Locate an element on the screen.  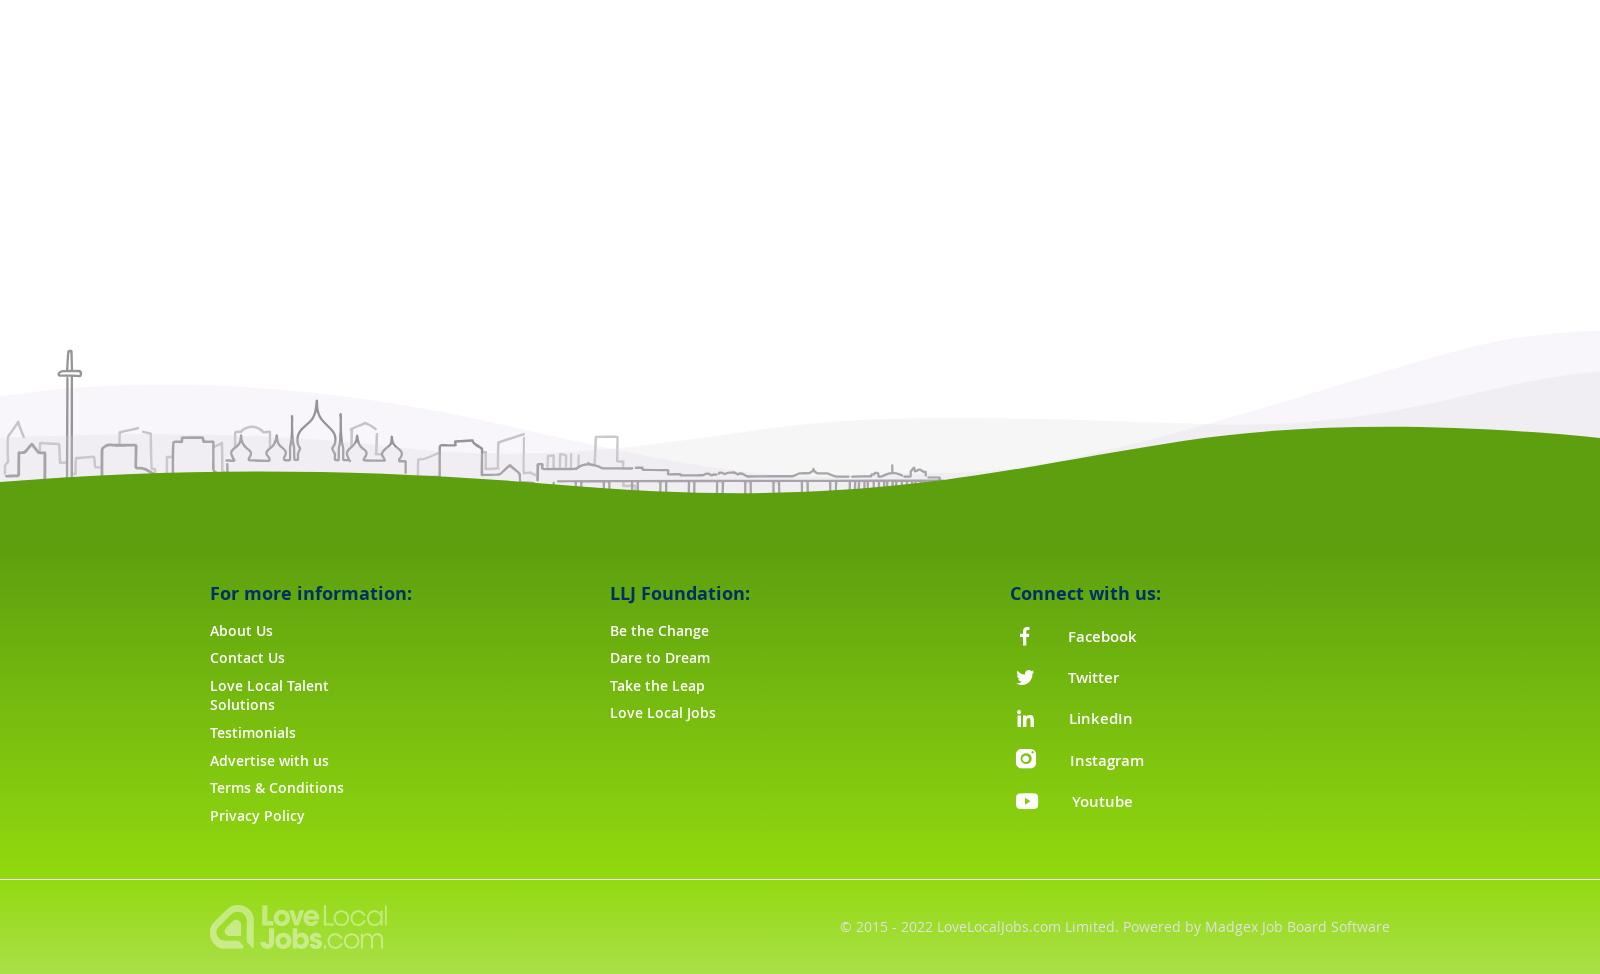
'Terms & Conditions' is located at coordinates (276, 786).